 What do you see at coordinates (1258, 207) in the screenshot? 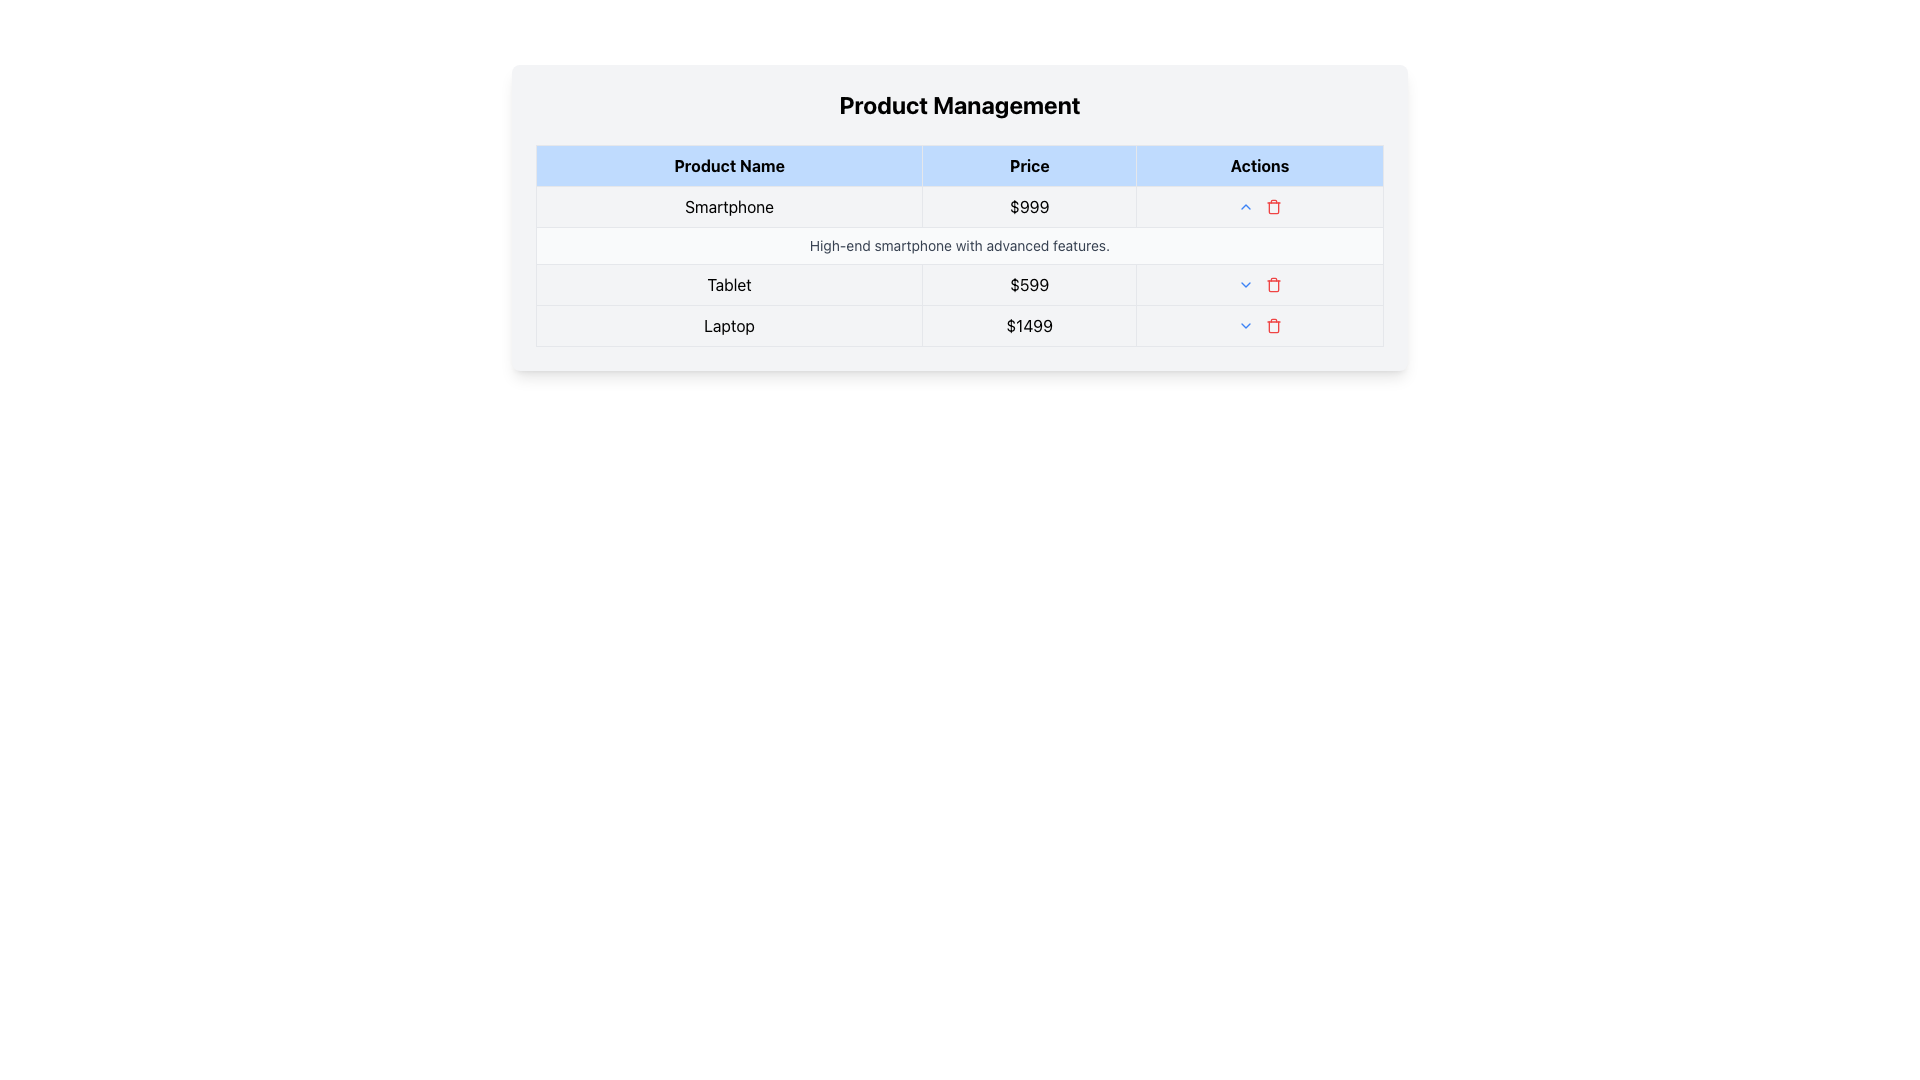
I see `the interactive buttons within the Button Group located in the first row of the table under the 'Actions' column, which contains visually distinctive icons` at bounding box center [1258, 207].